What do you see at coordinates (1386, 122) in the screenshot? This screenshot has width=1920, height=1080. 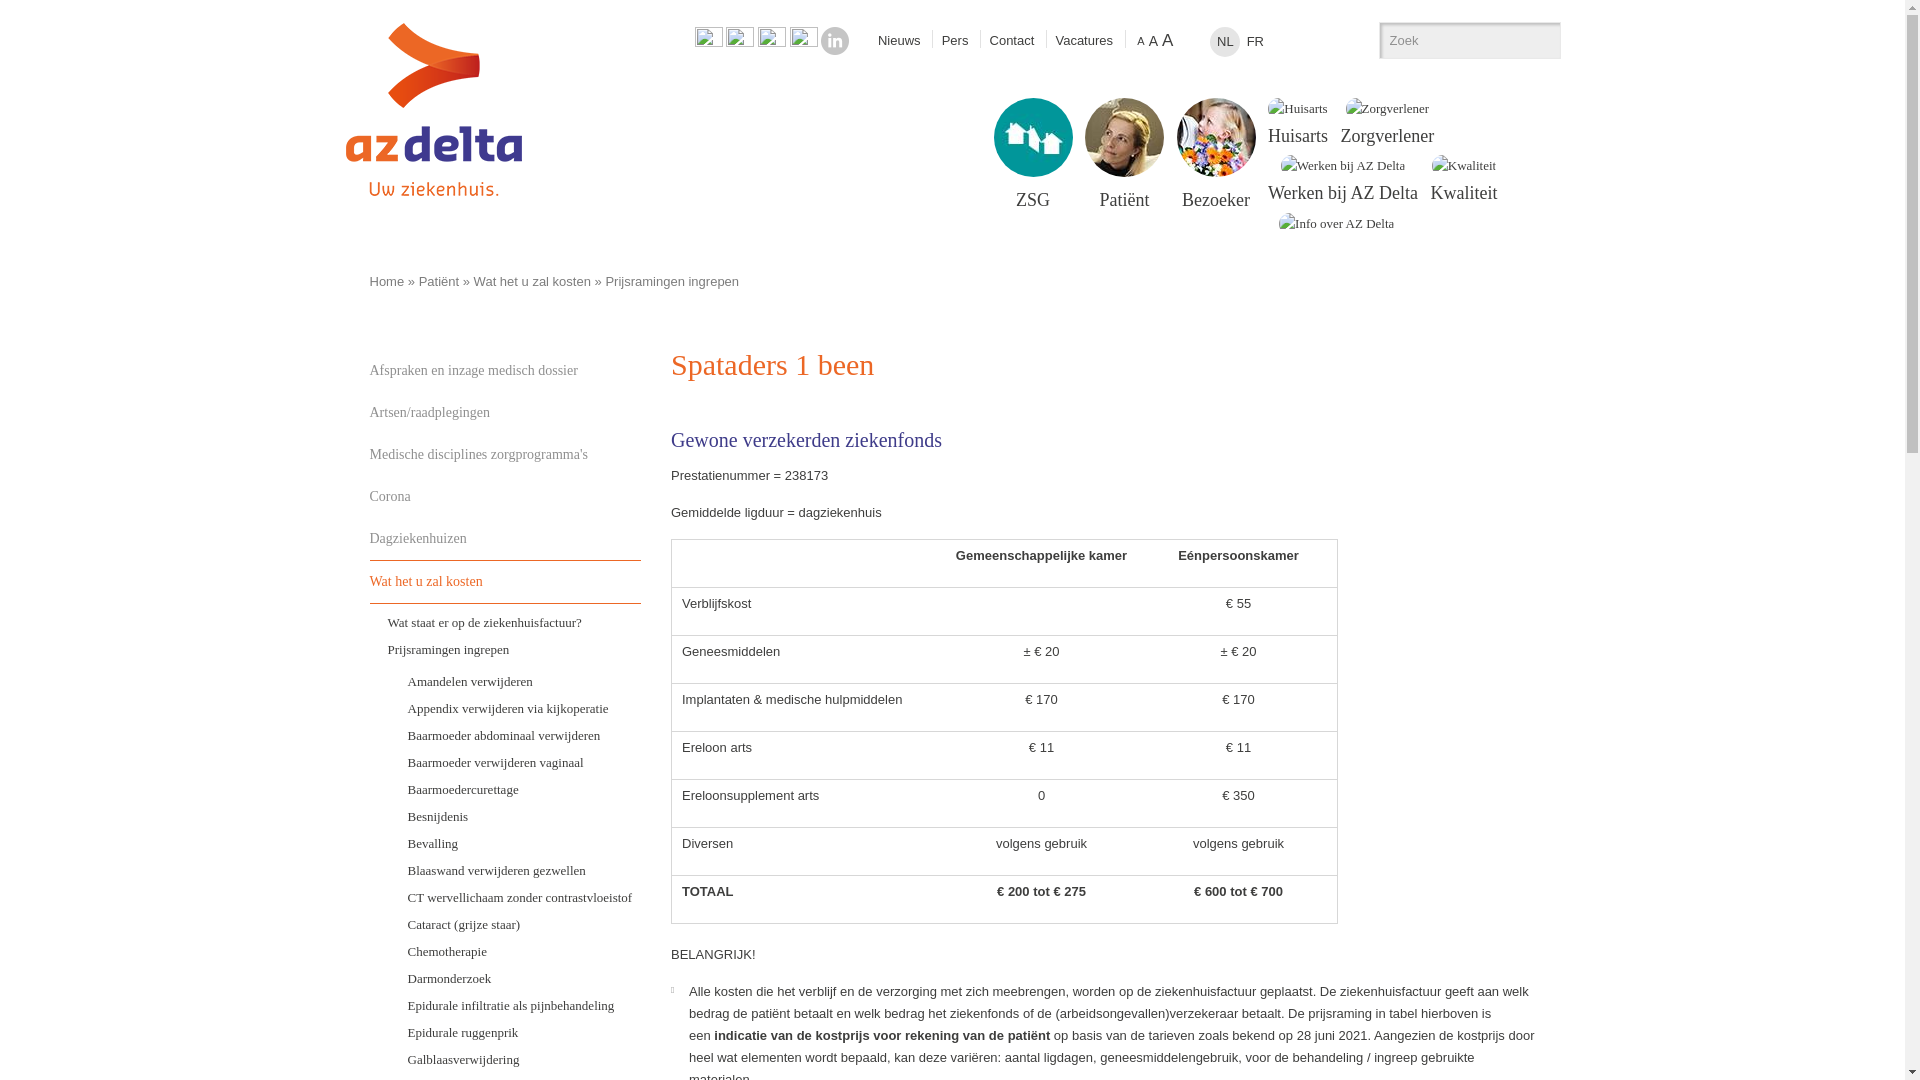 I see `'Zorgverlener'` at bounding box center [1386, 122].